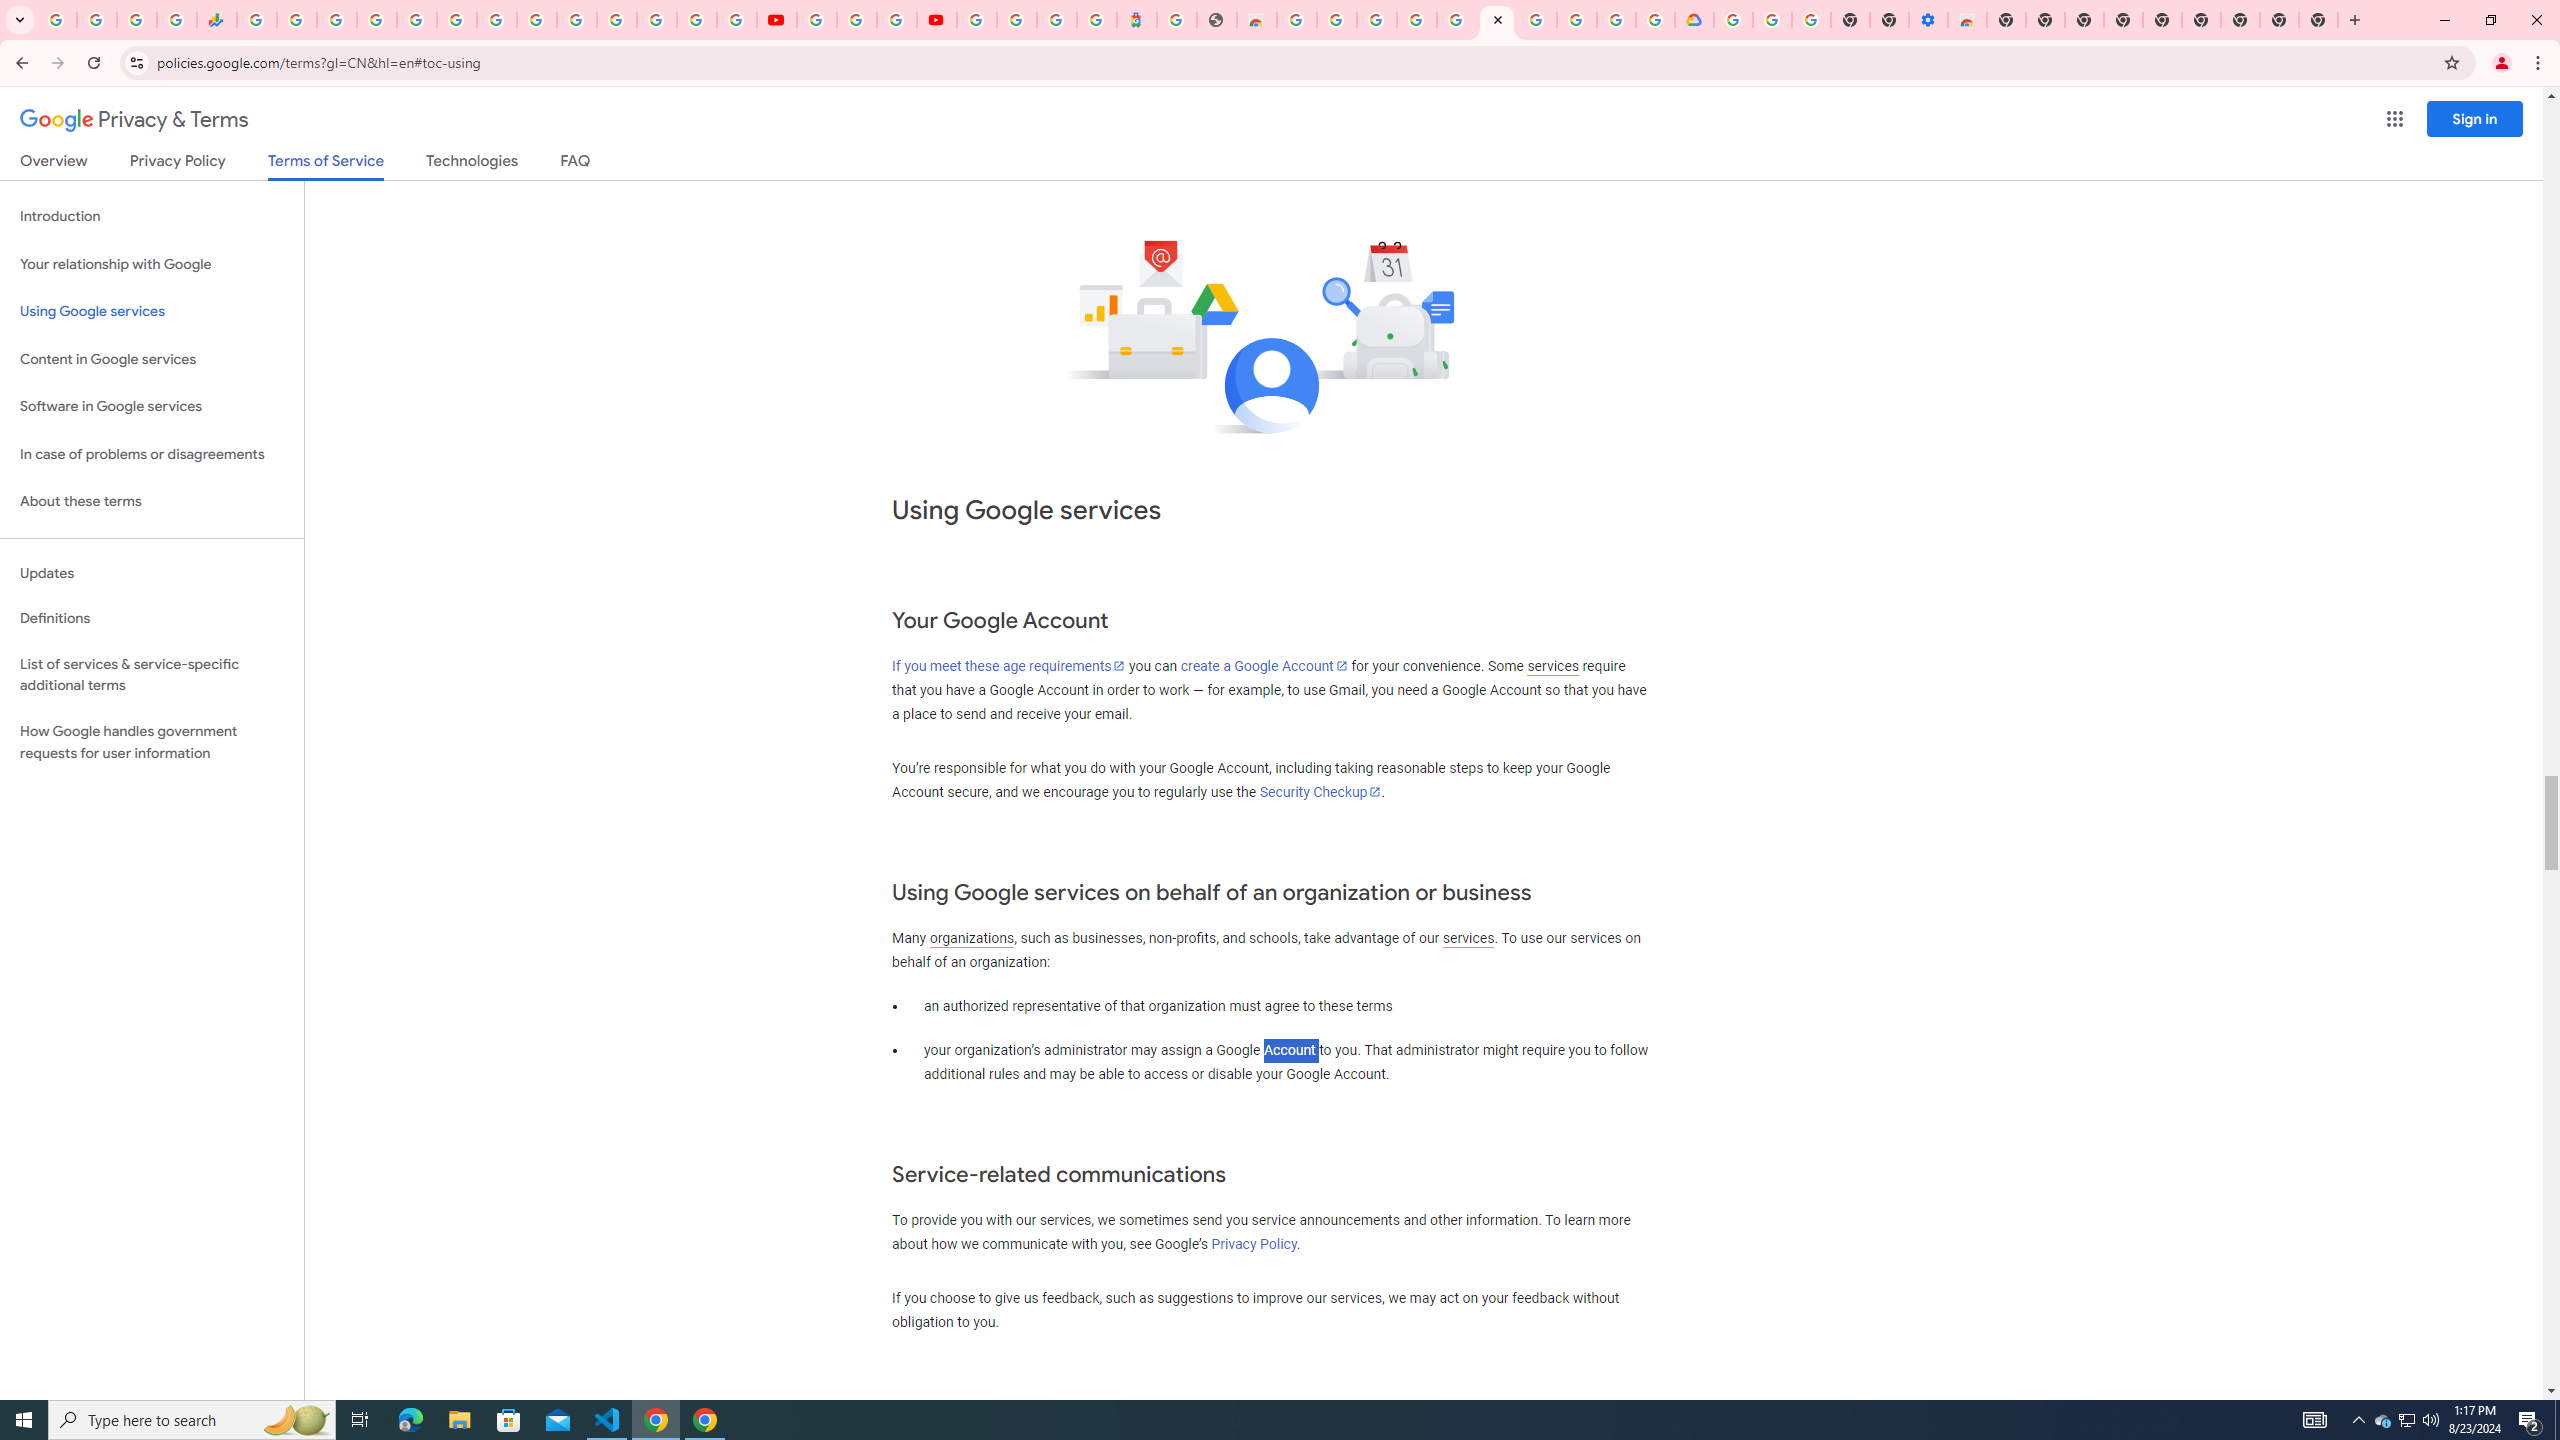  Describe the element at coordinates (496, 19) in the screenshot. I see `'Android TV Policies and Guidelines - Transparency Center'` at that location.